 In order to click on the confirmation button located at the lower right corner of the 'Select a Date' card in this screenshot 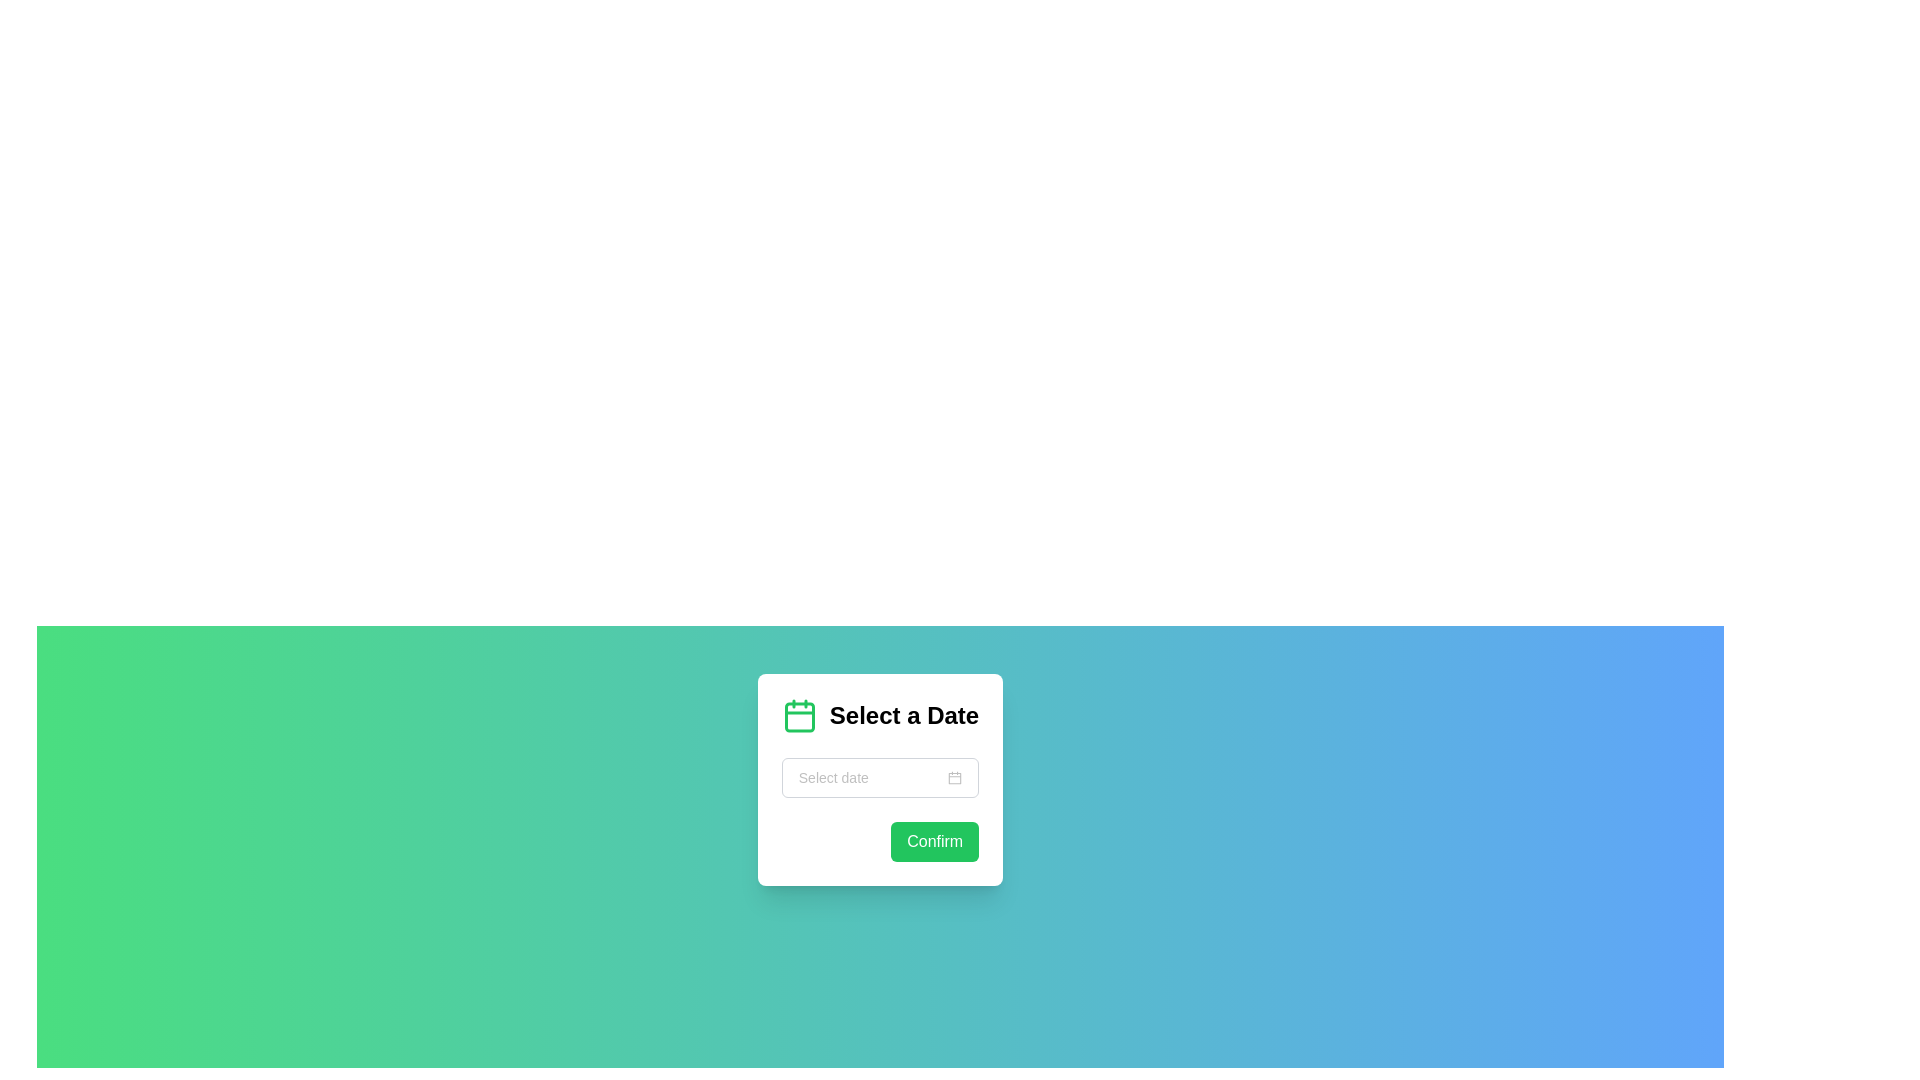, I will do `click(880, 841)`.